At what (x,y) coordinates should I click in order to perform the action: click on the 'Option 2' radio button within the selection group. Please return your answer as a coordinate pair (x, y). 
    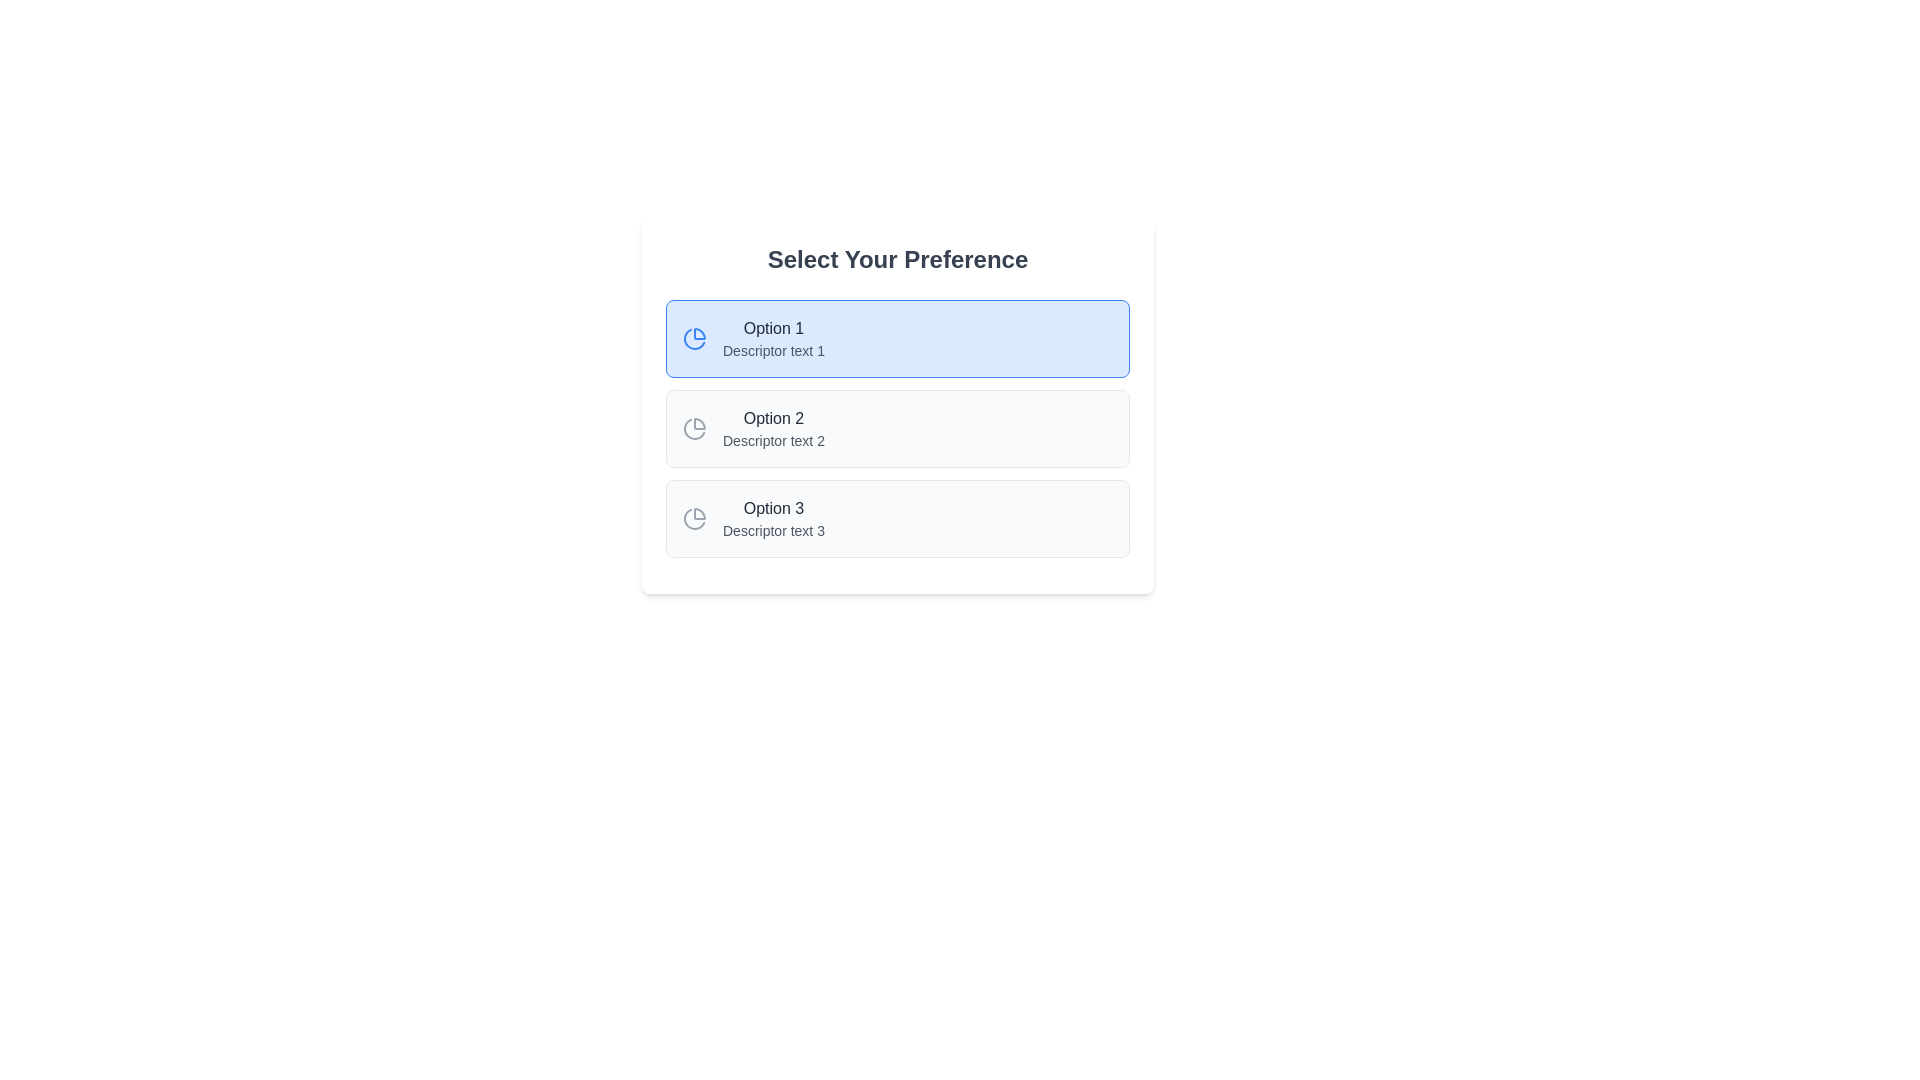
    Looking at the image, I should click on (896, 427).